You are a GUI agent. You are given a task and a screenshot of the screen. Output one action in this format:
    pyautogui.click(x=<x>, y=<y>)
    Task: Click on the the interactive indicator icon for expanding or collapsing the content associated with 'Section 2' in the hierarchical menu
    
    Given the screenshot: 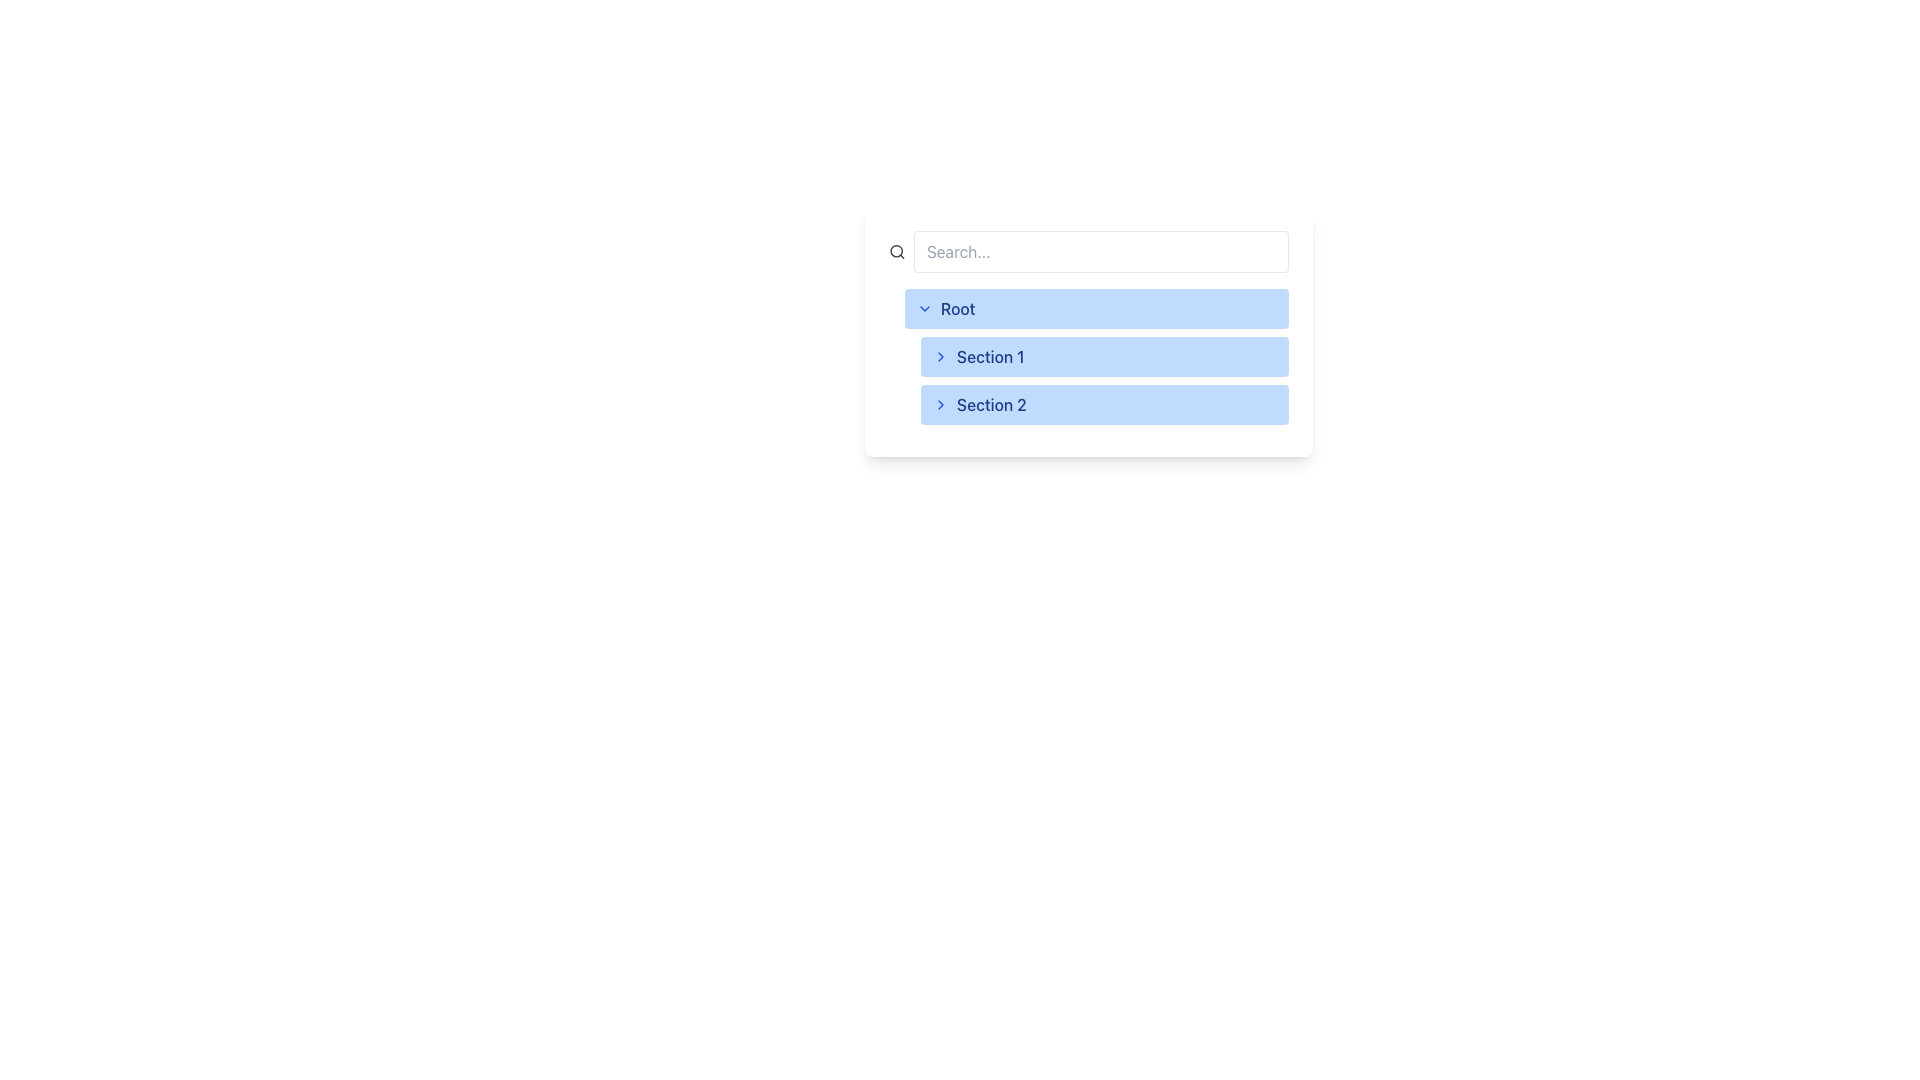 What is the action you would take?
    pyautogui.click(x=939, y=405)
    